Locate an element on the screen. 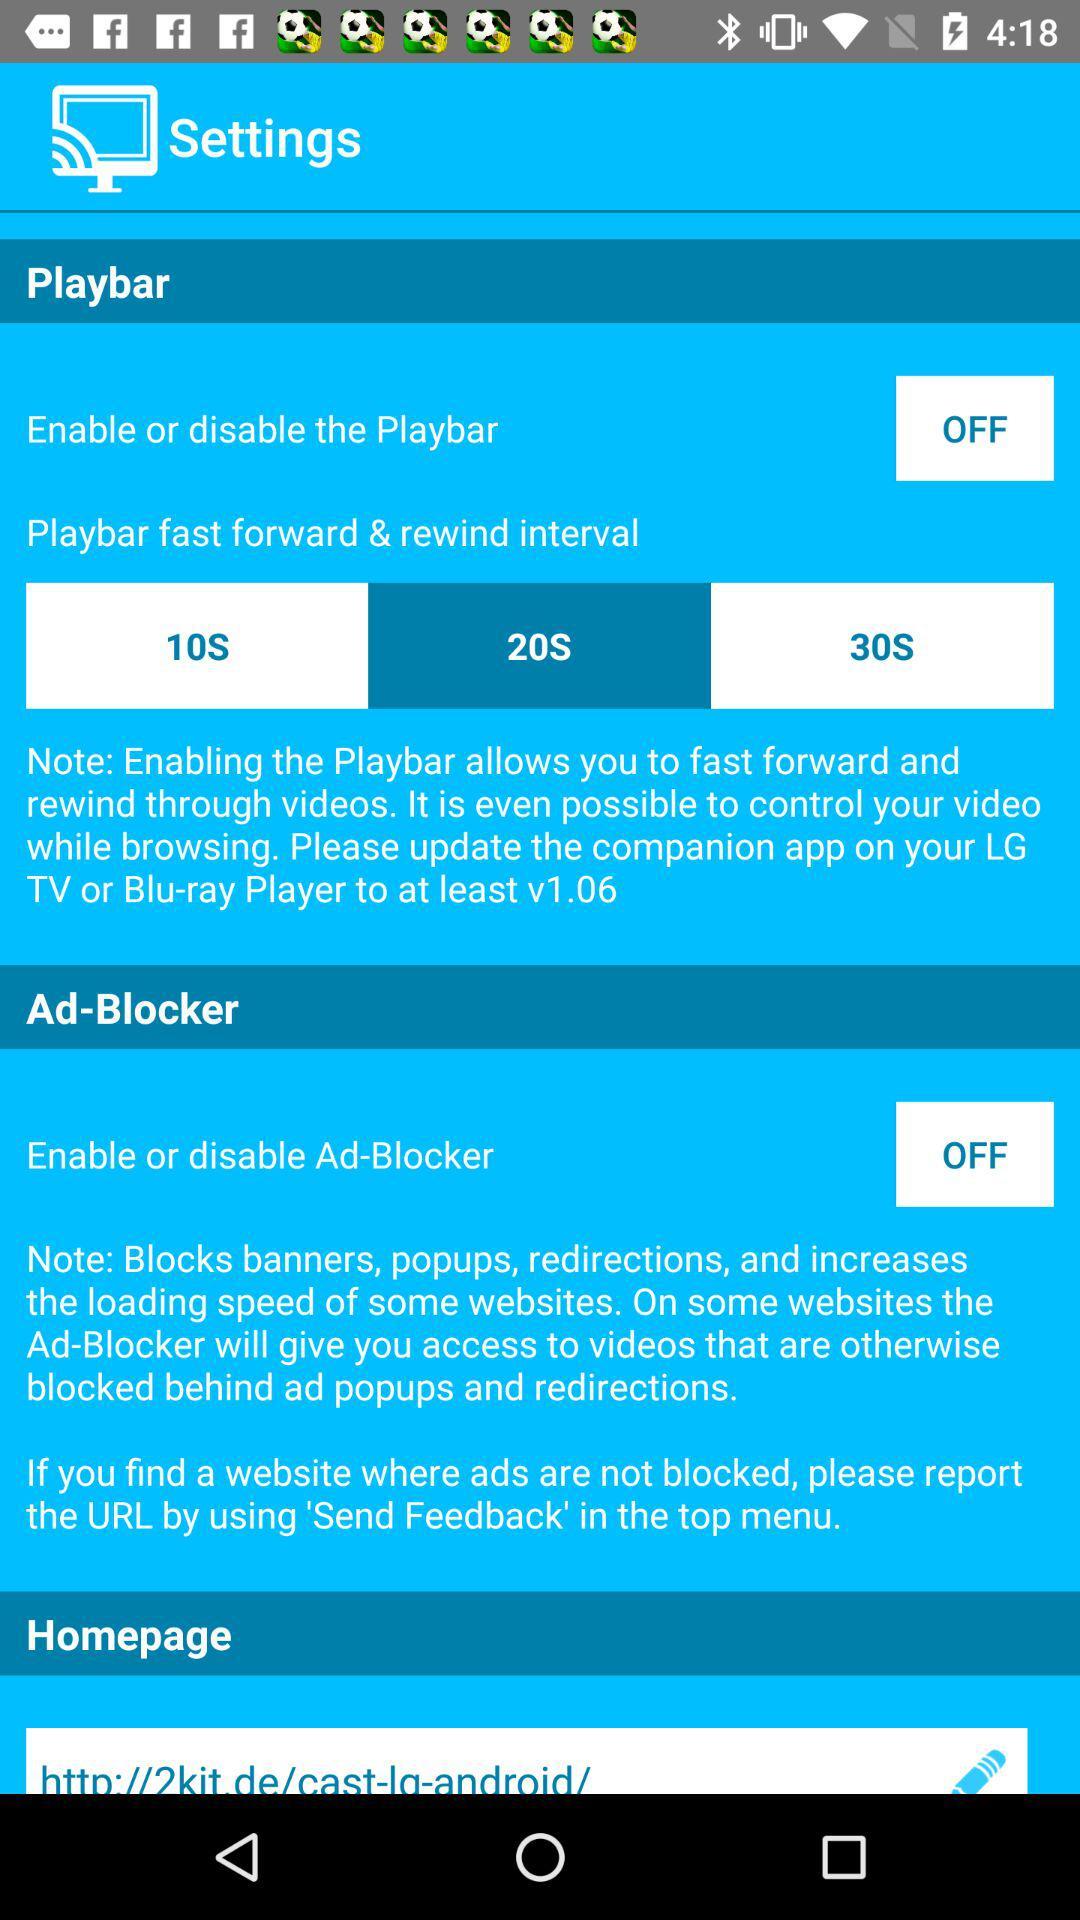 The image size is (1080, 1920). edit homepage is located at coordinates (974, 1761).